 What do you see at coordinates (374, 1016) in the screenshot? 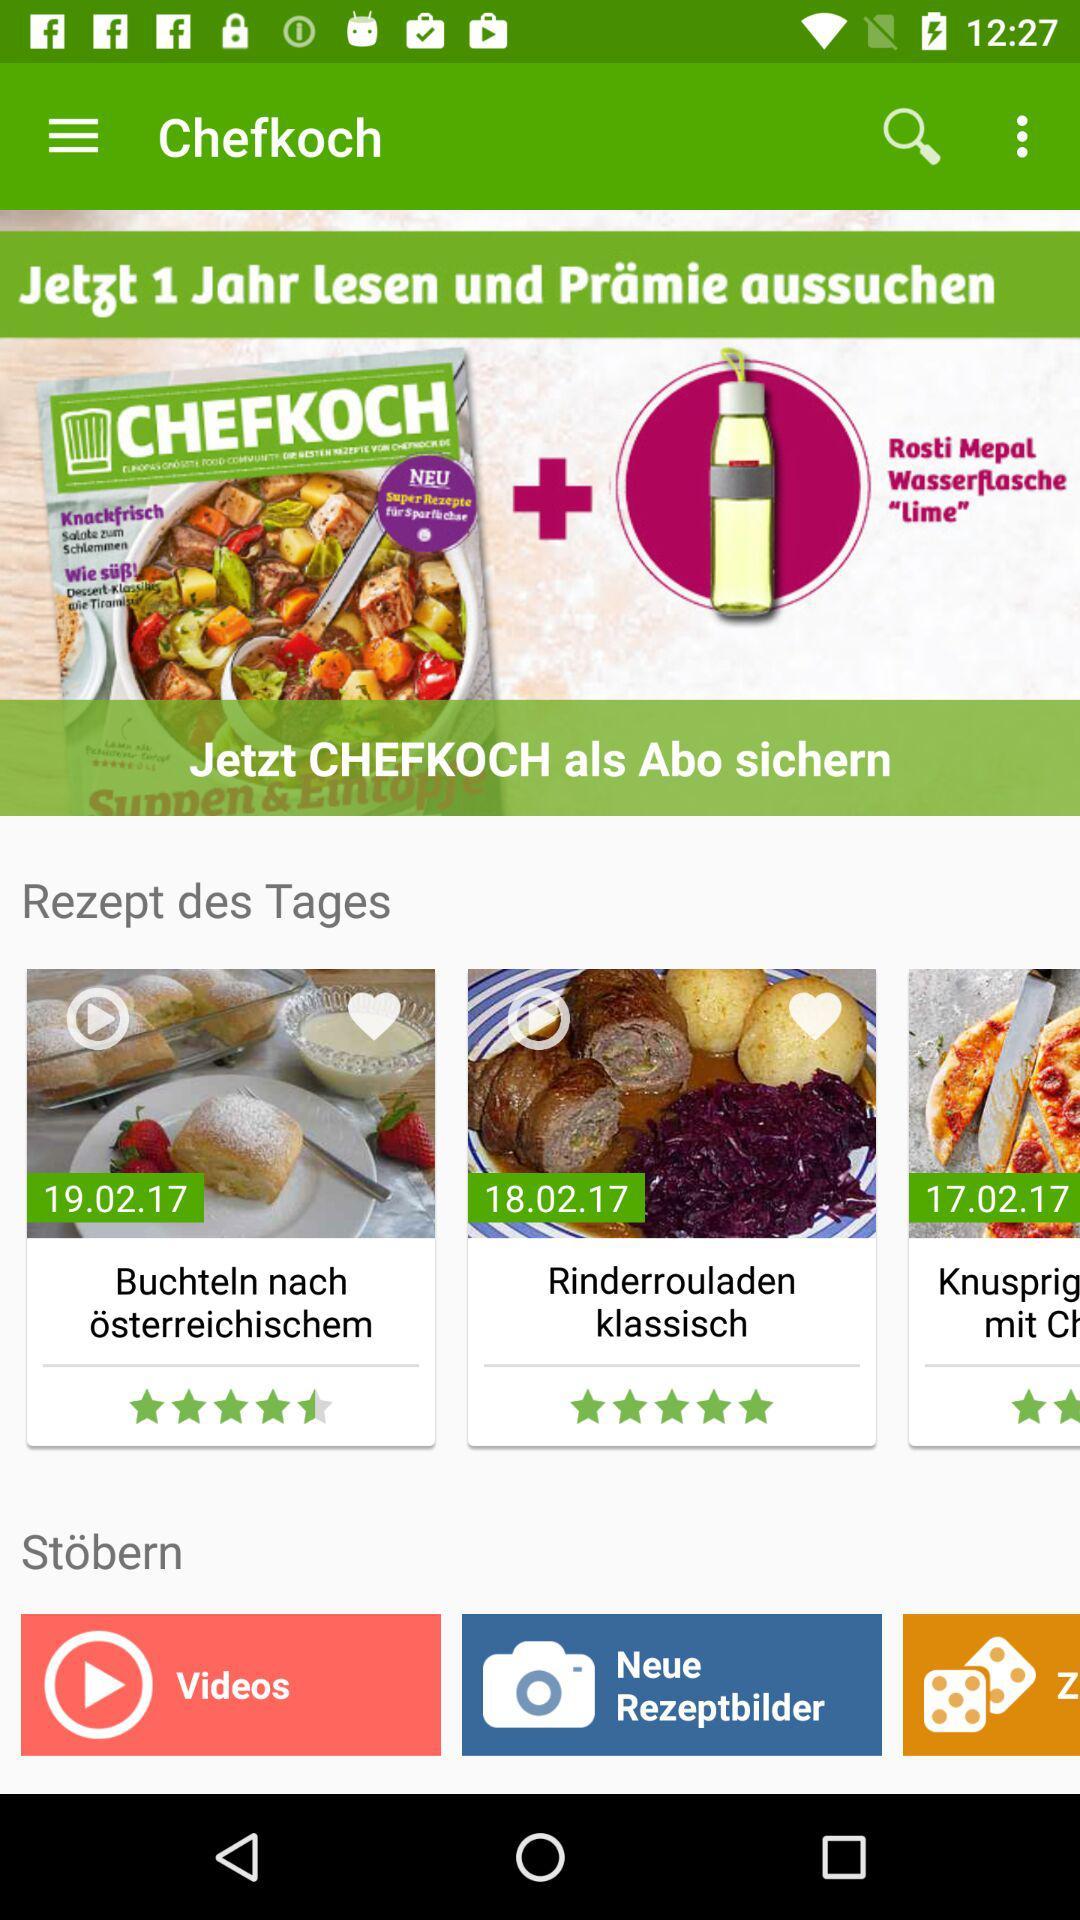
I see `icon below the rezept des tages item` at bounding box center [374, 1016].